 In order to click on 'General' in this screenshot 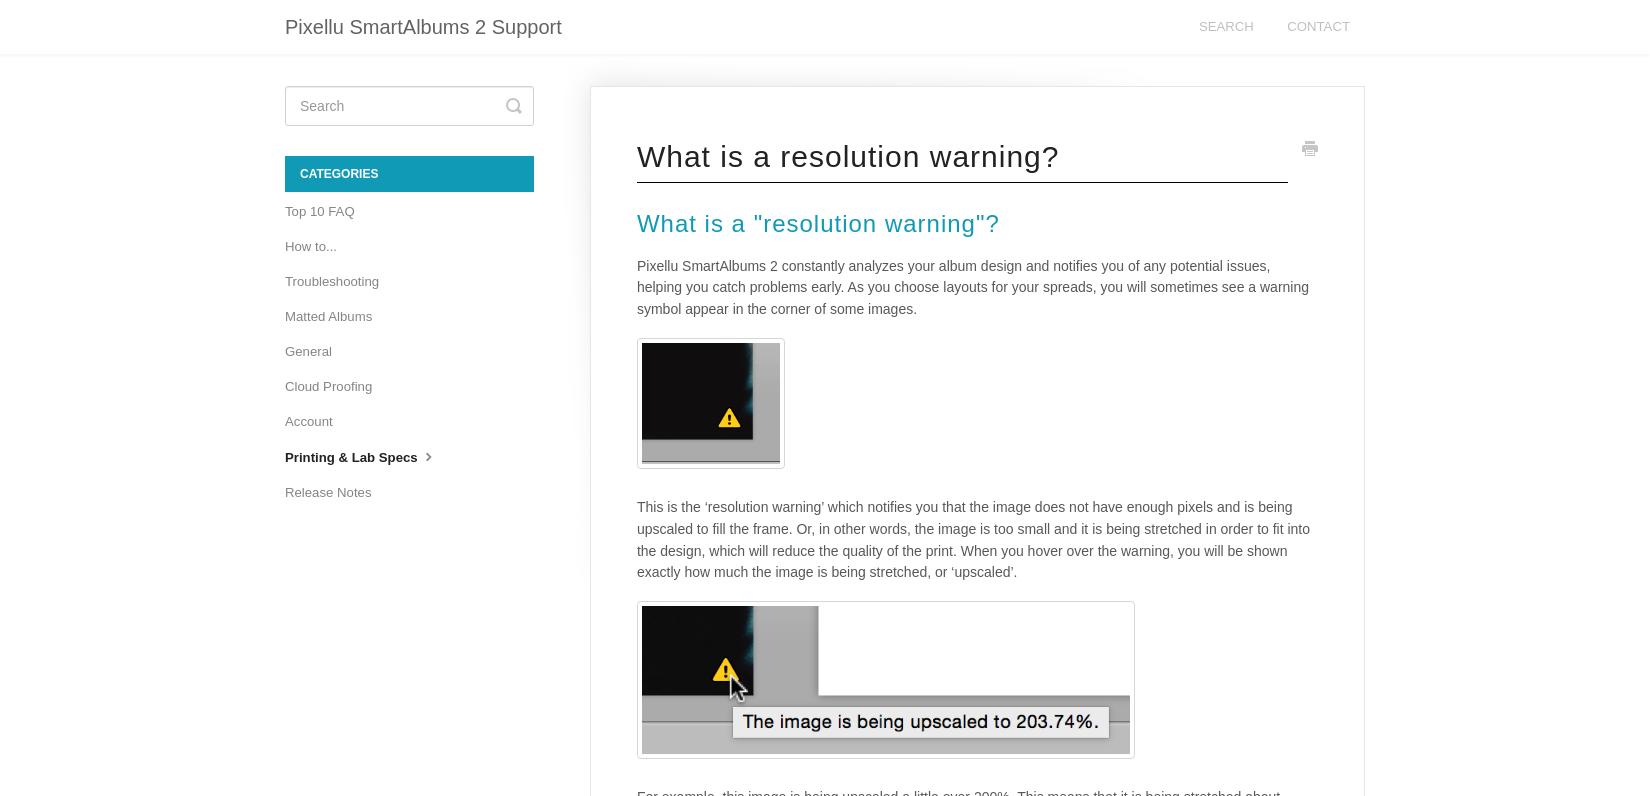, I will do `click(308, 350)`.